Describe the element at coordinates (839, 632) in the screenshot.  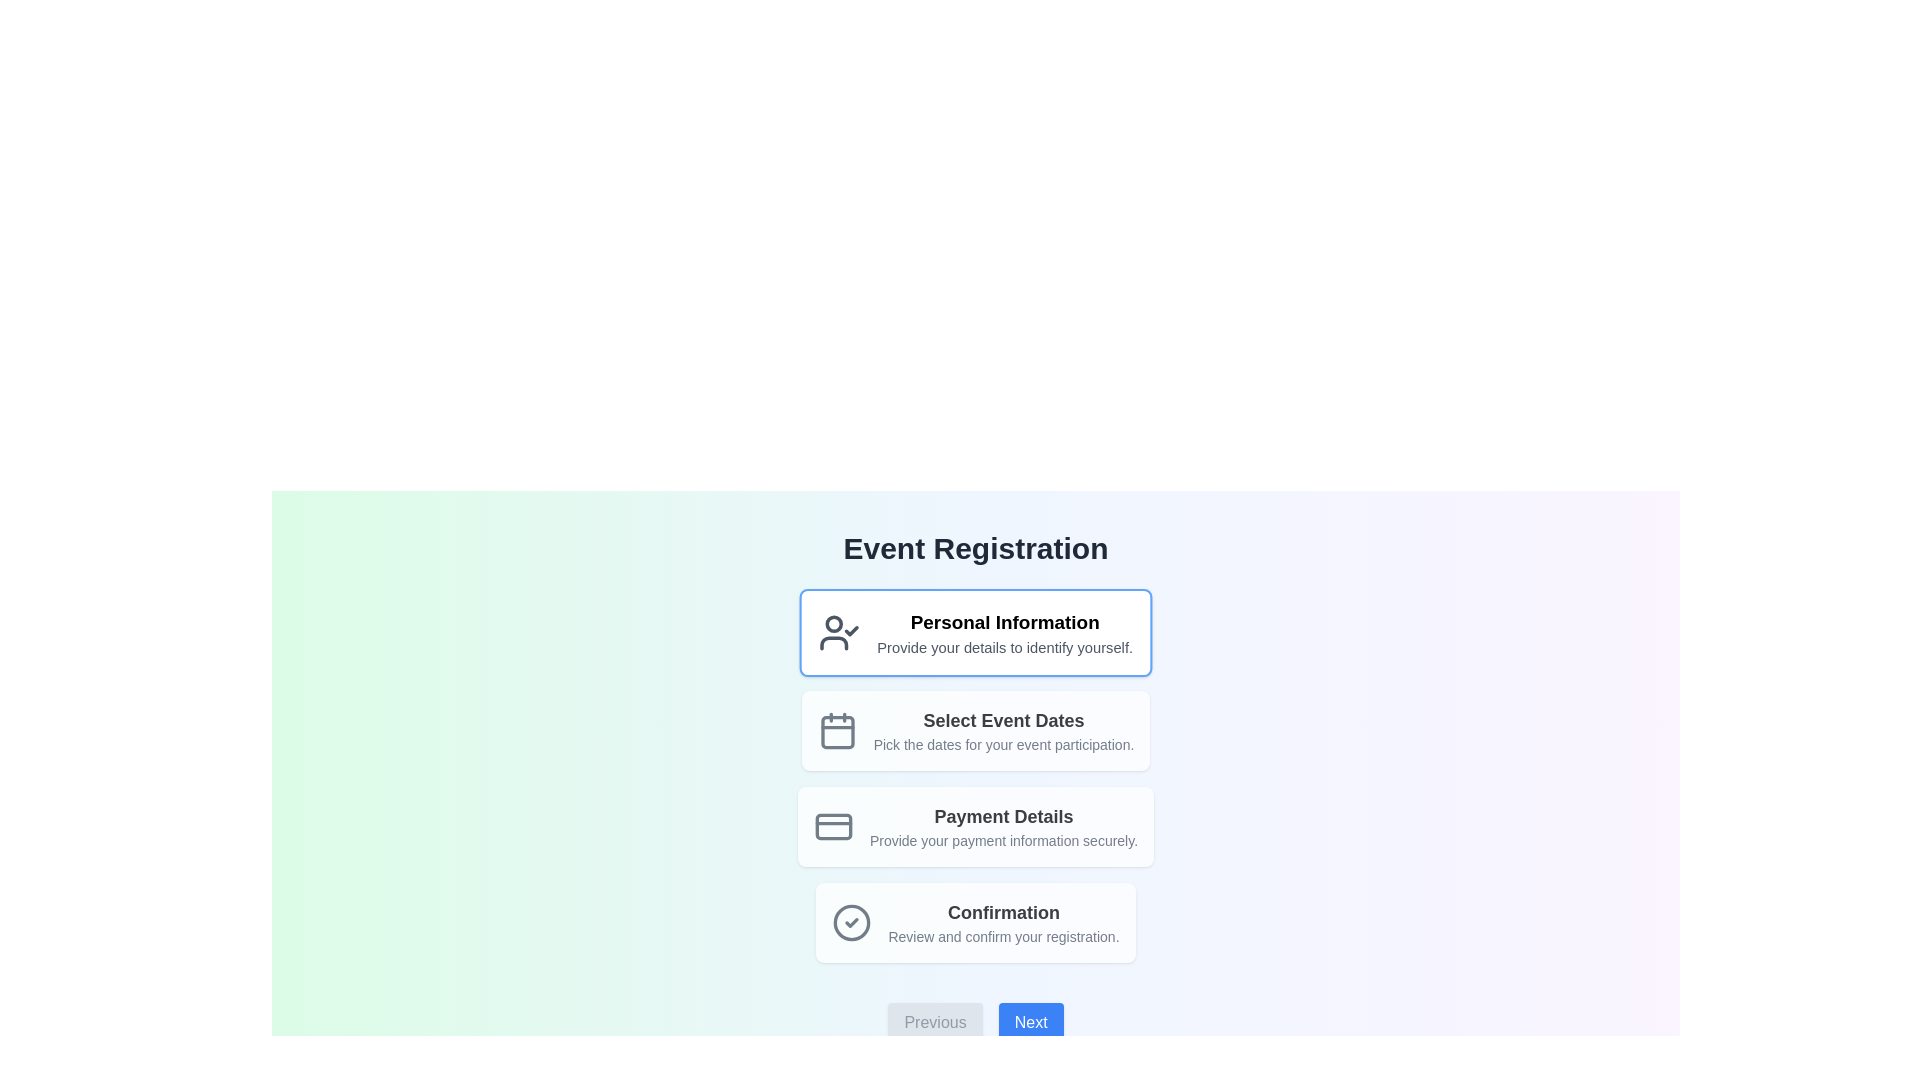
I see `the 'Personal Information' icon located at the top-left corner of the first box in the event registration steps interface` at that location.